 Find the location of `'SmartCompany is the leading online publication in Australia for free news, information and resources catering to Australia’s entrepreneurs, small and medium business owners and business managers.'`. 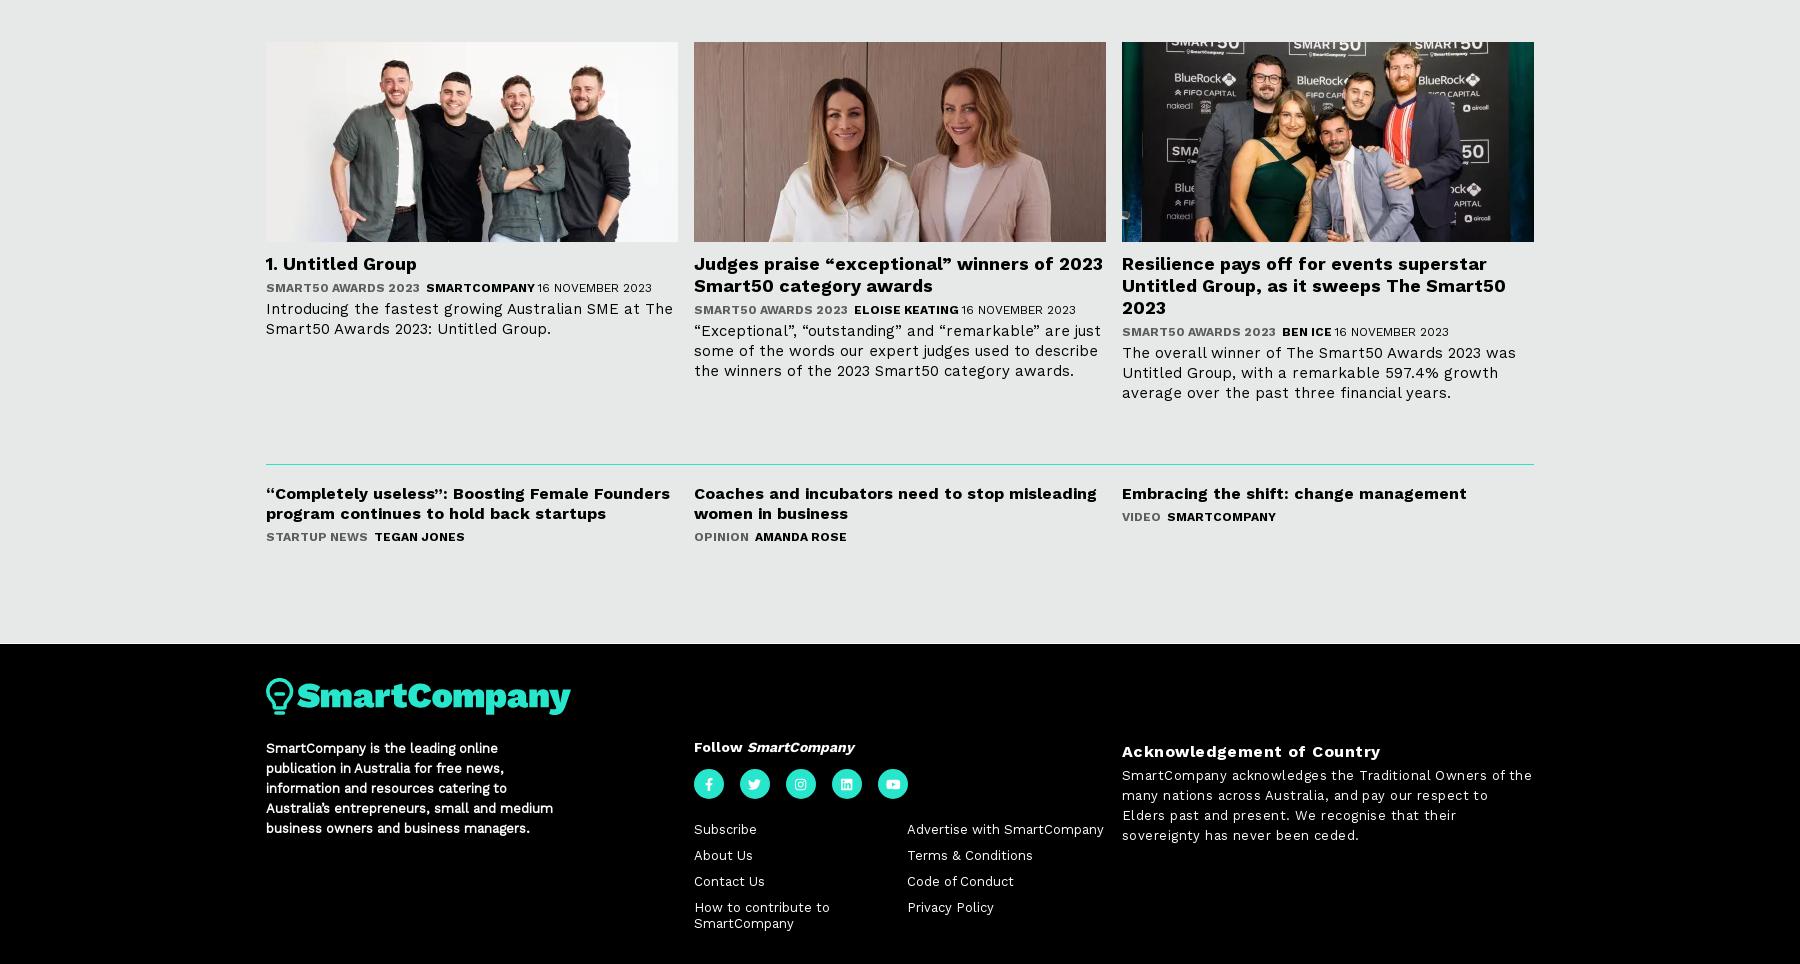

'SmartCompany is the leading online publication in Australia for free news, information and resources catering to Australia’s entrepreneurs, small and medium business owners and business managers.' is located at coordinates (263, 789).